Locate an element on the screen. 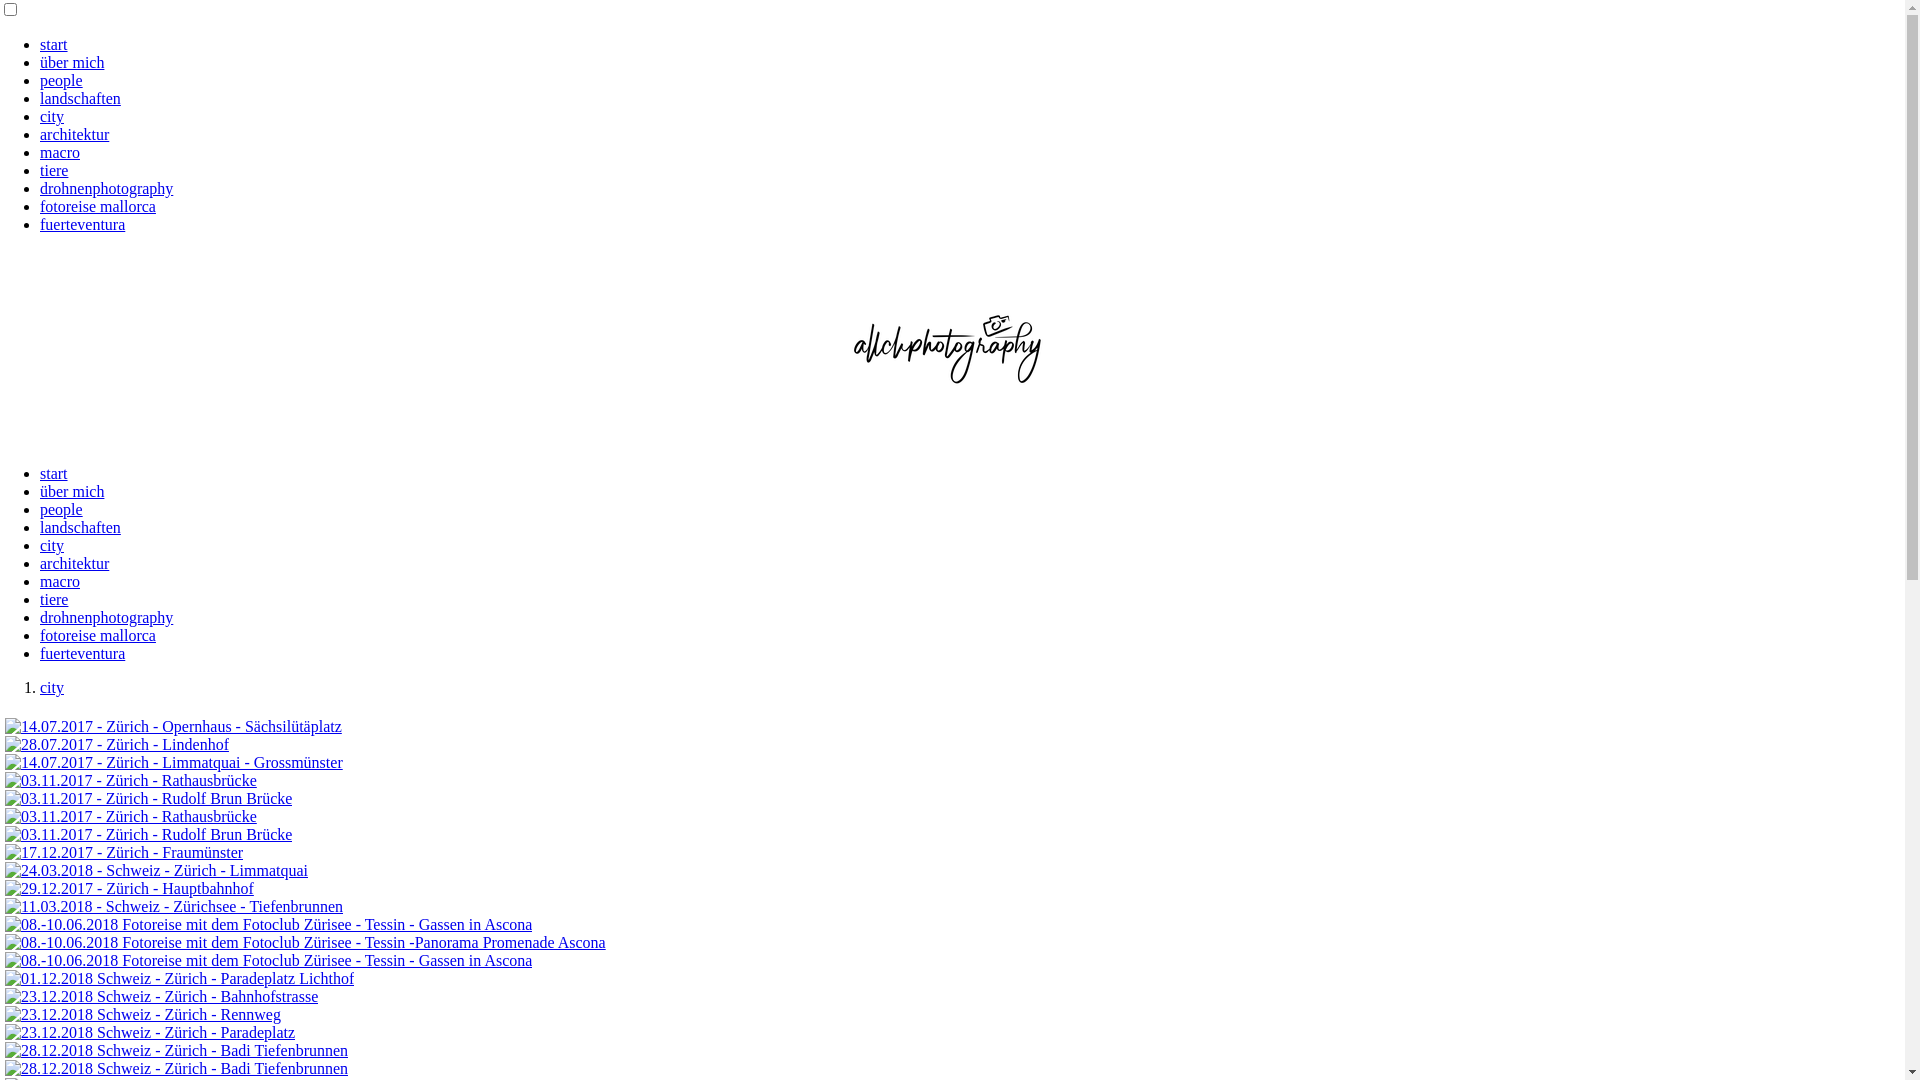 Image resolution: width=1920 pixels, height=1080 pixels. 'start' is located at coordinates (53, 473).